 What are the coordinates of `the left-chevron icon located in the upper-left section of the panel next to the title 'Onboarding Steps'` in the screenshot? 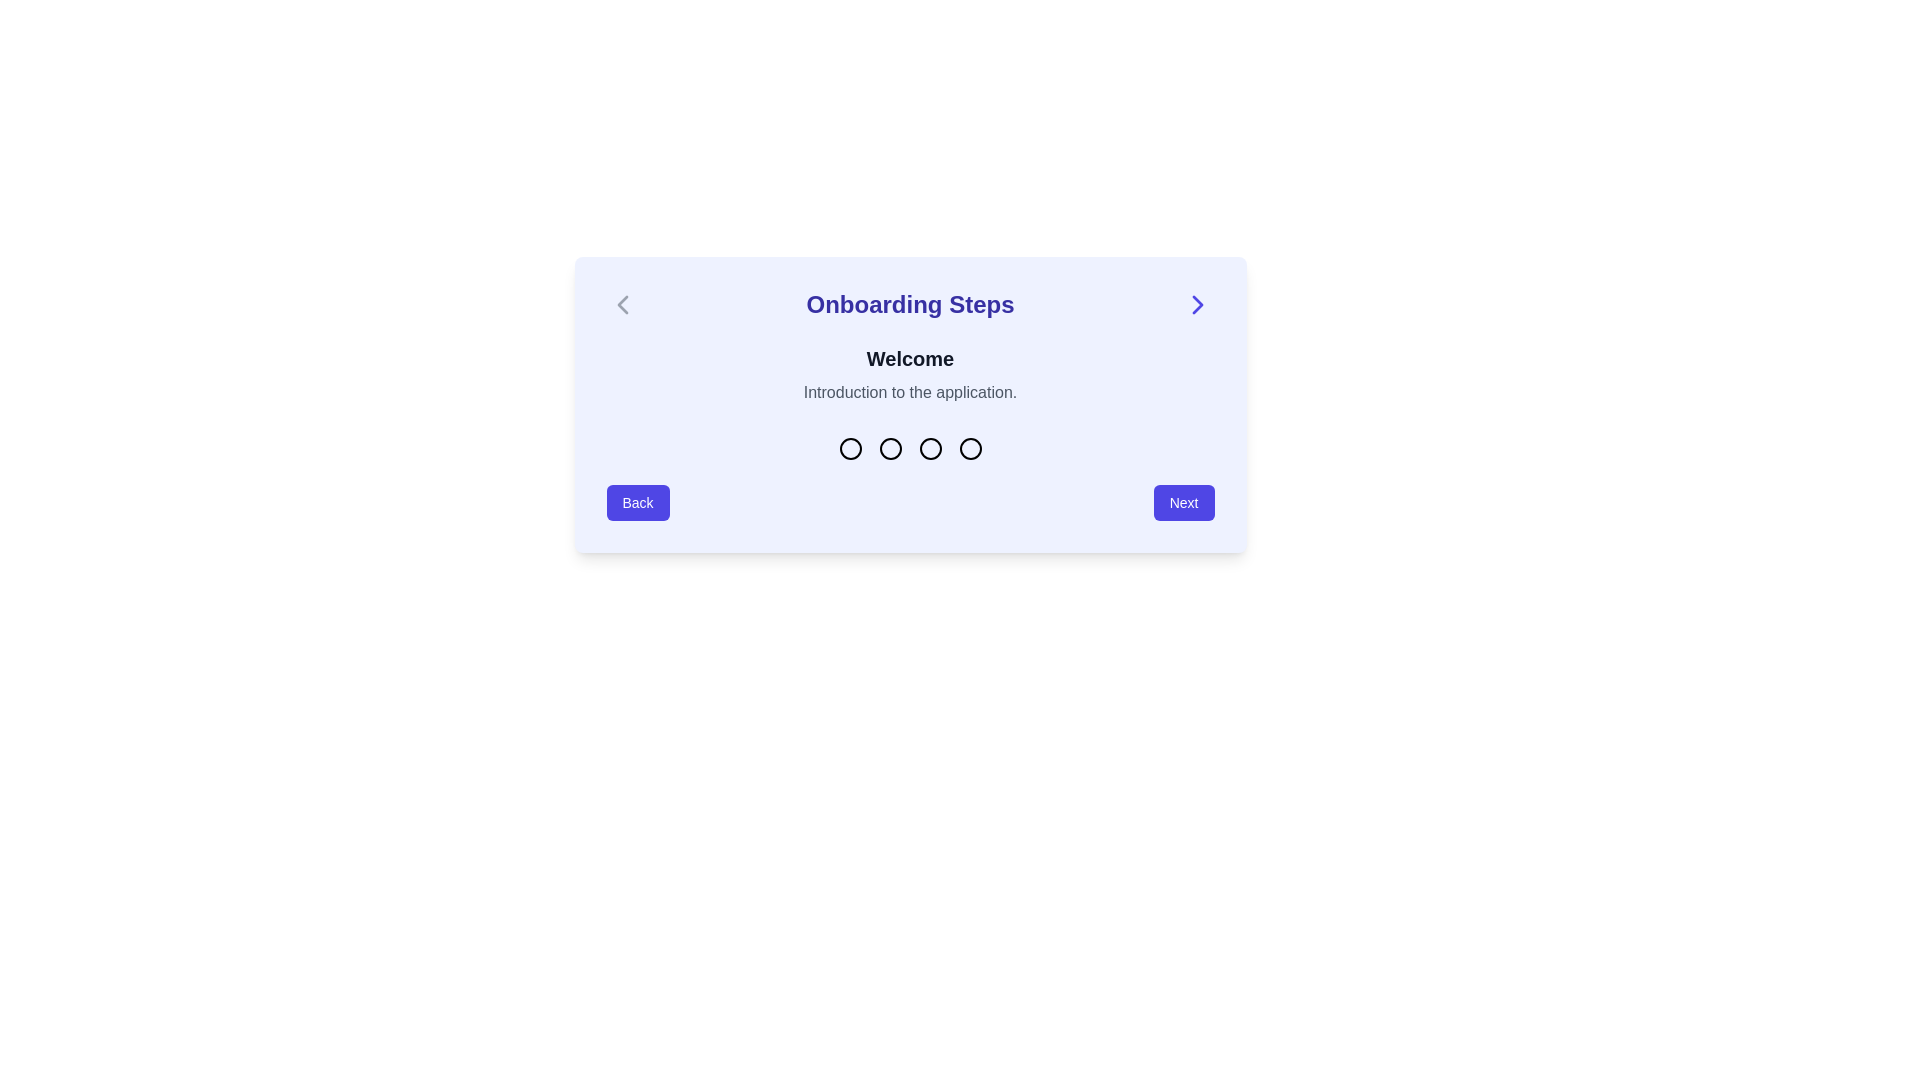 It's located at (621, 304).